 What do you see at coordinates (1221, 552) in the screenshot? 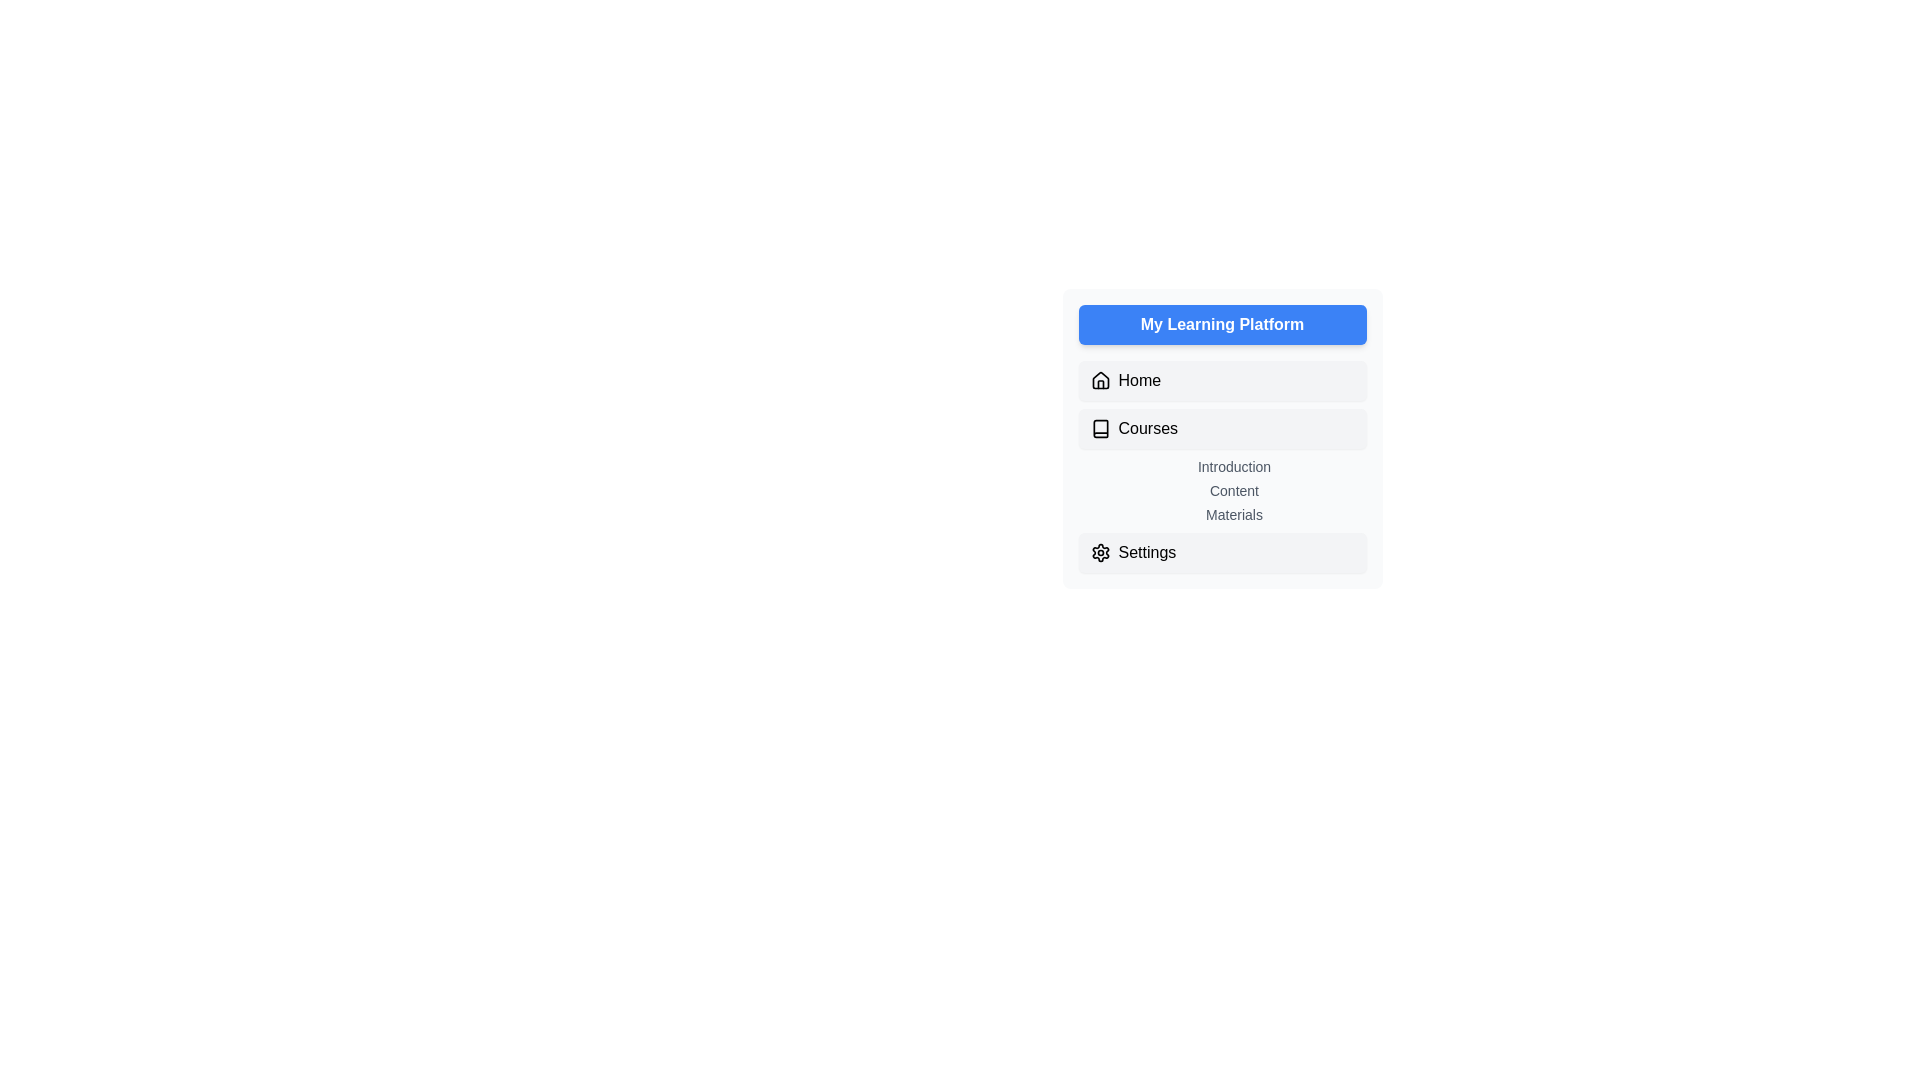
I see `the Hyperlink styled as a button located at the bottom of the sidebar navigation list, which likely opens a settings-related module` at bounding box center [1221, 552].